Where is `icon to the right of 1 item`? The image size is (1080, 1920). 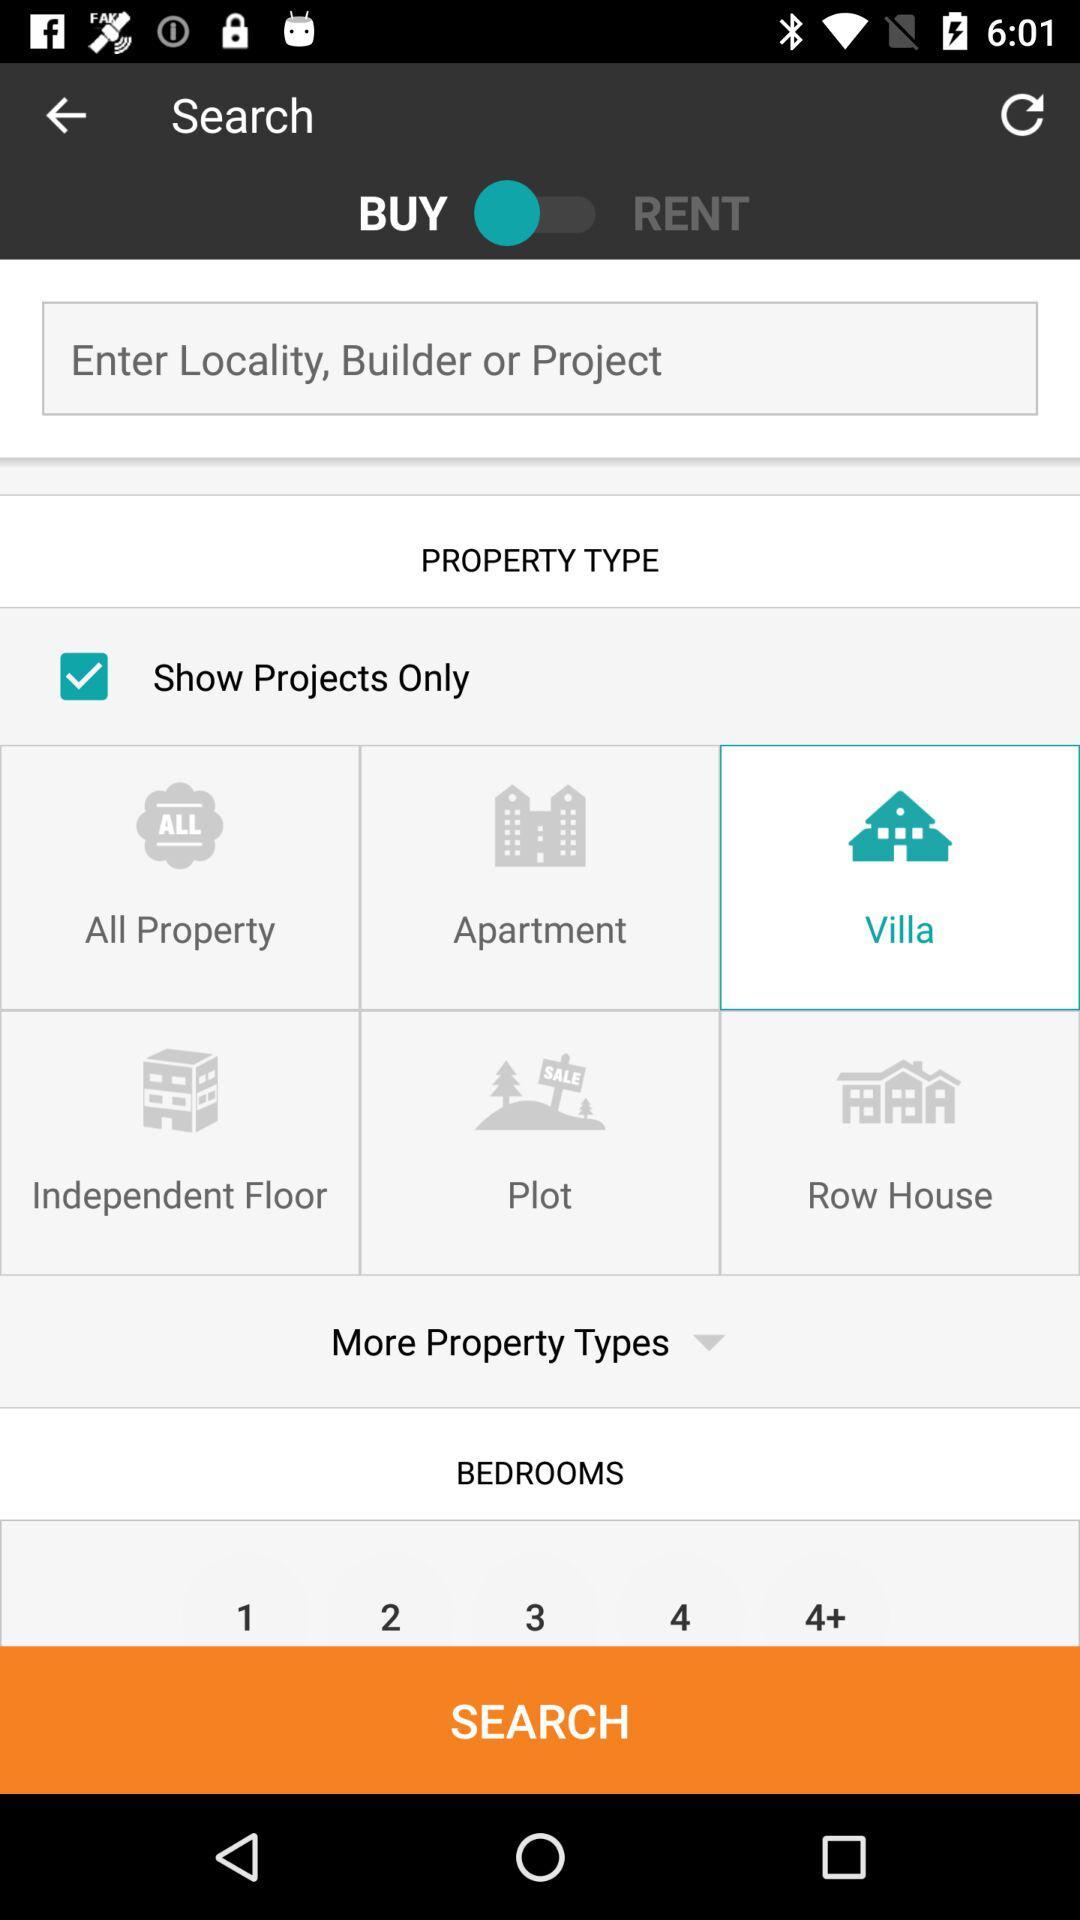 icon to the right of 1 item is located at coordinates (391, 1597).